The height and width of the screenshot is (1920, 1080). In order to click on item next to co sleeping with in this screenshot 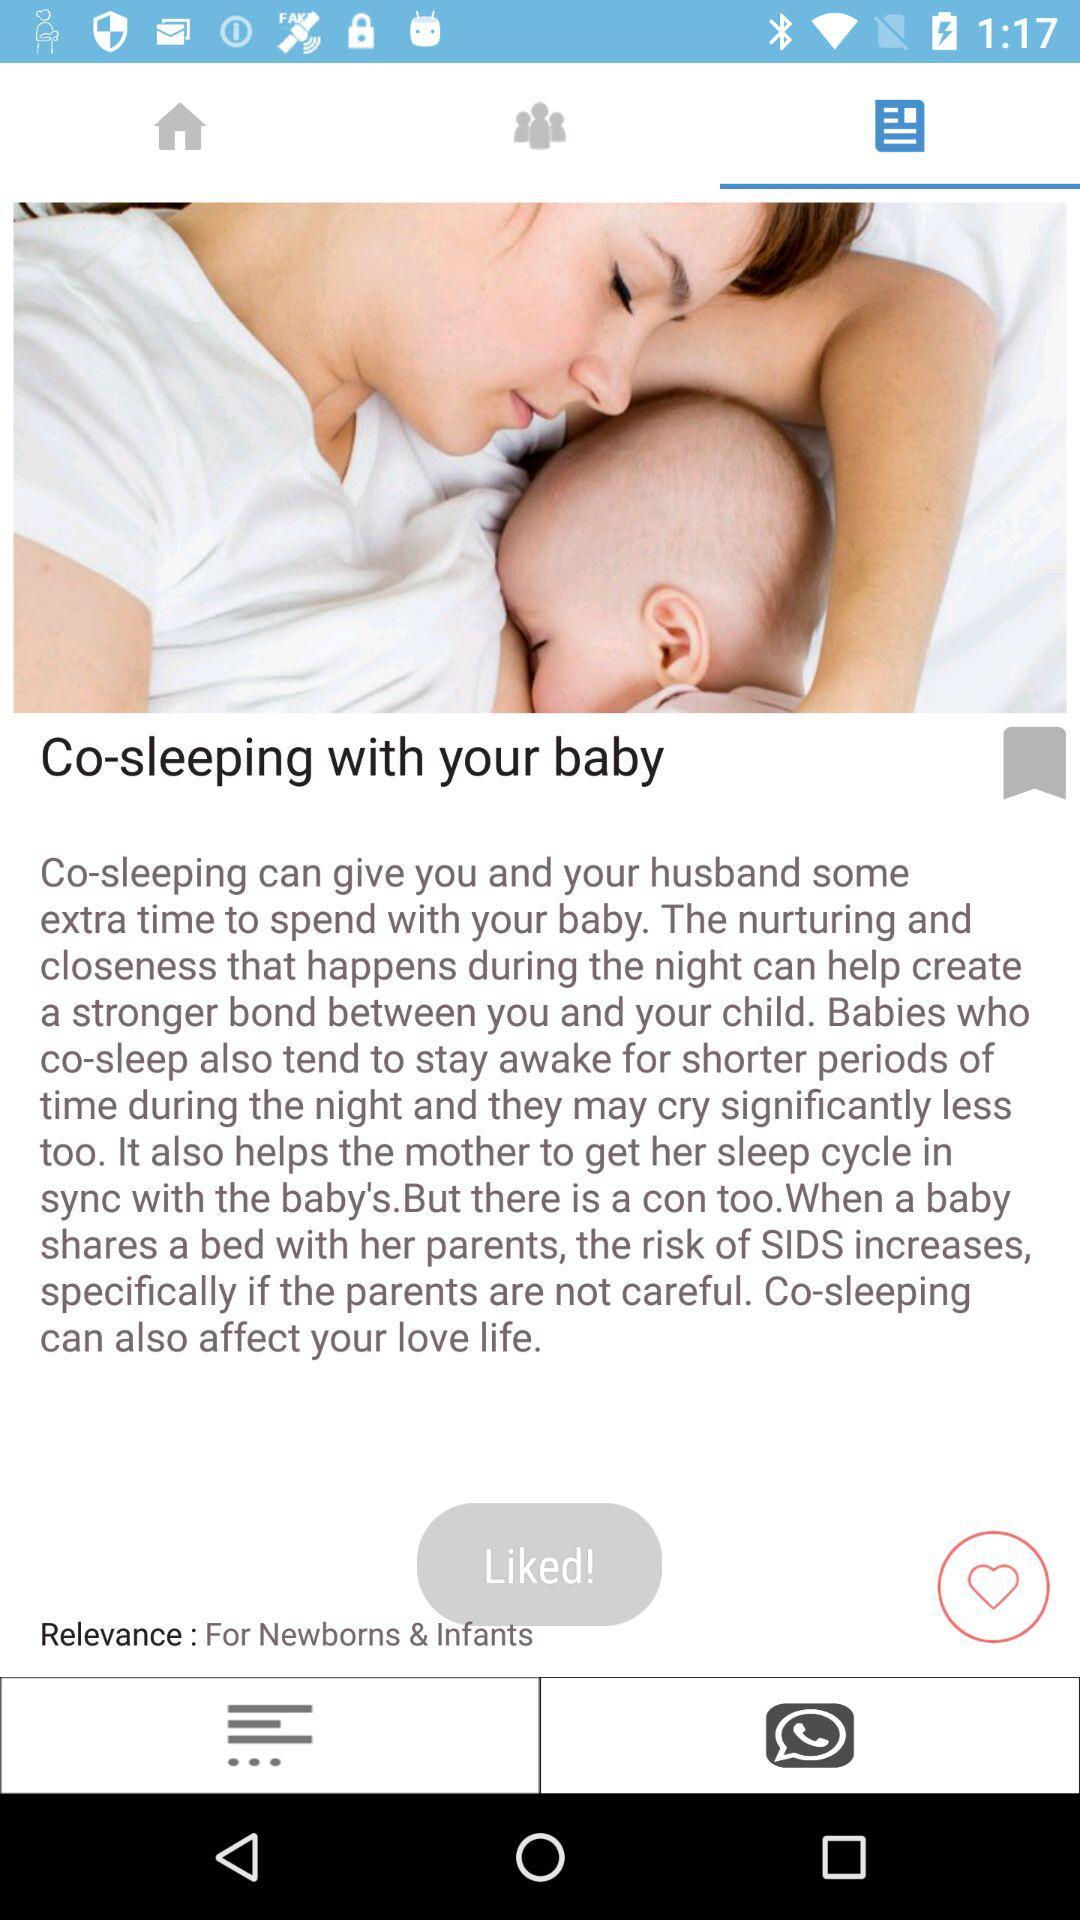, I will do `click(1034, 762)`.